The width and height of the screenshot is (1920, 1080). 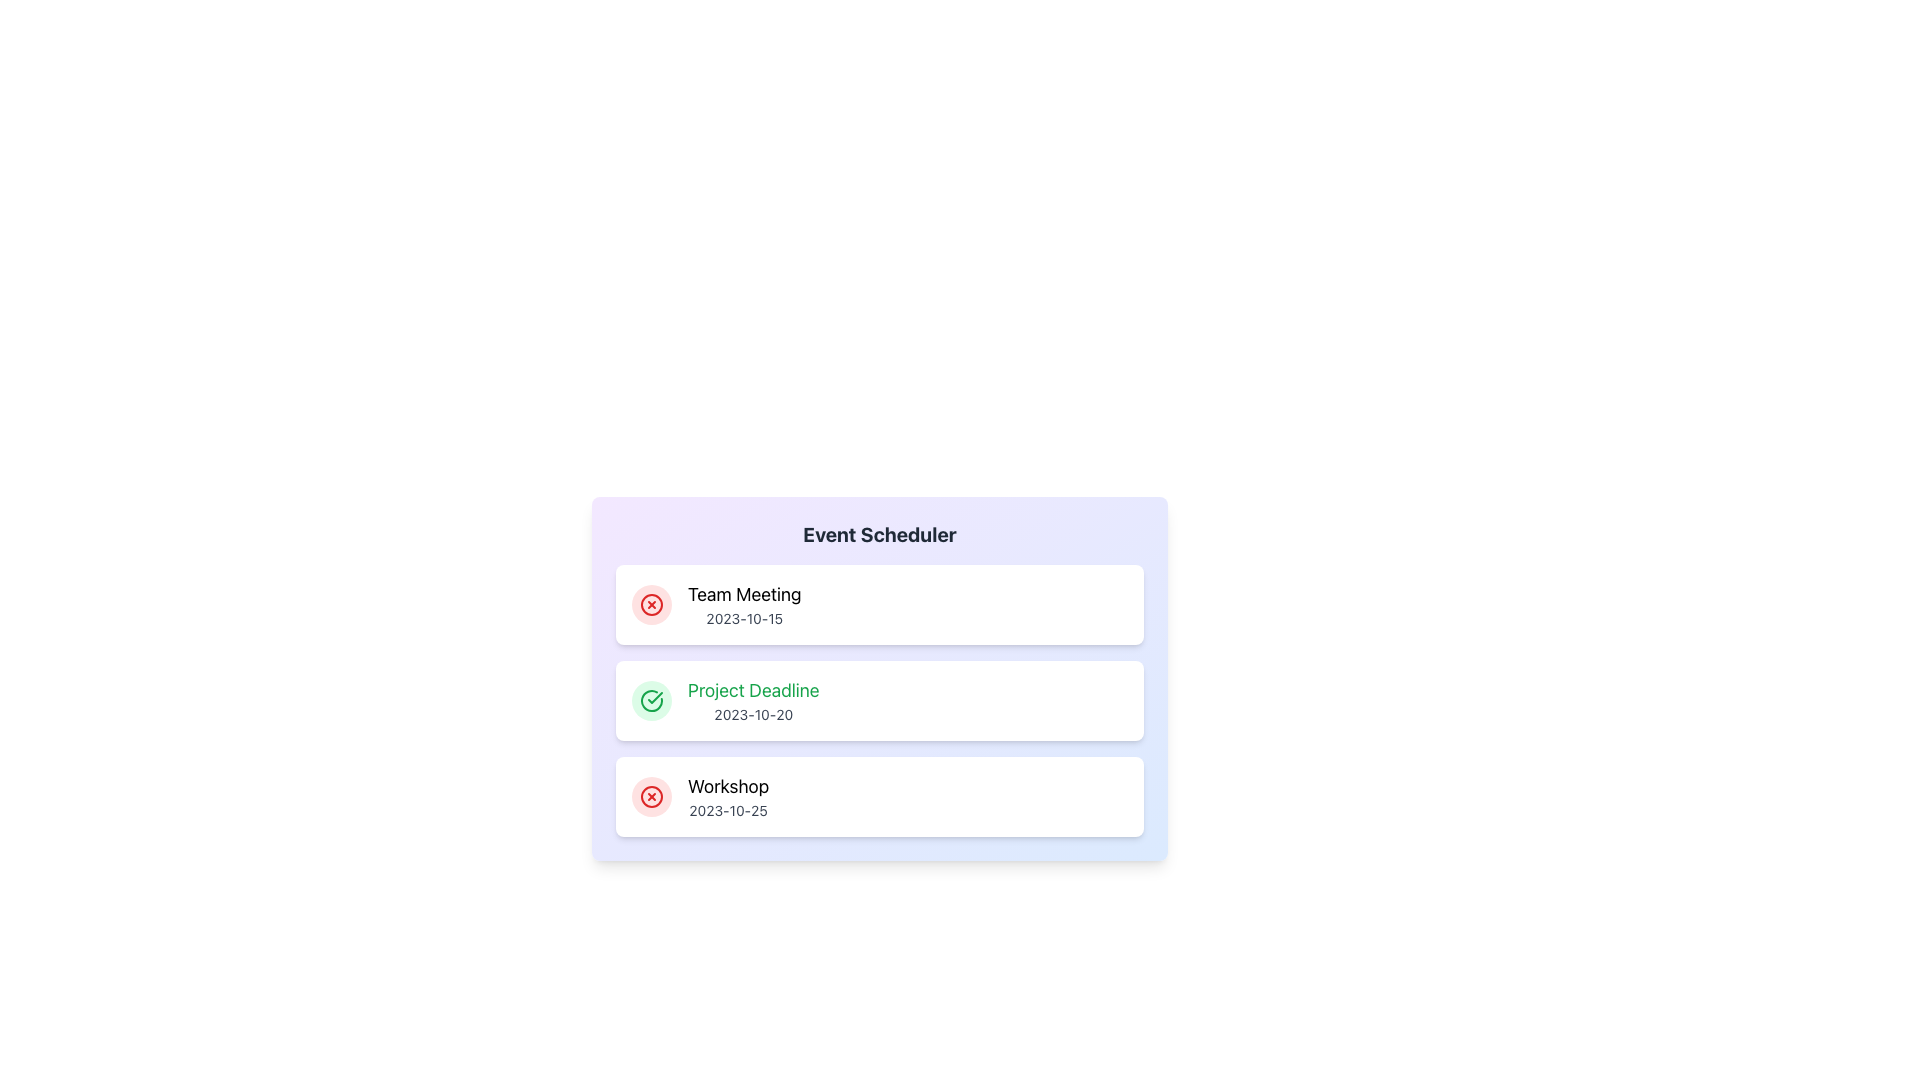 I want to click on the second event card in the vertical list within the 'Event Scheduler', so click(x=879, y=677).